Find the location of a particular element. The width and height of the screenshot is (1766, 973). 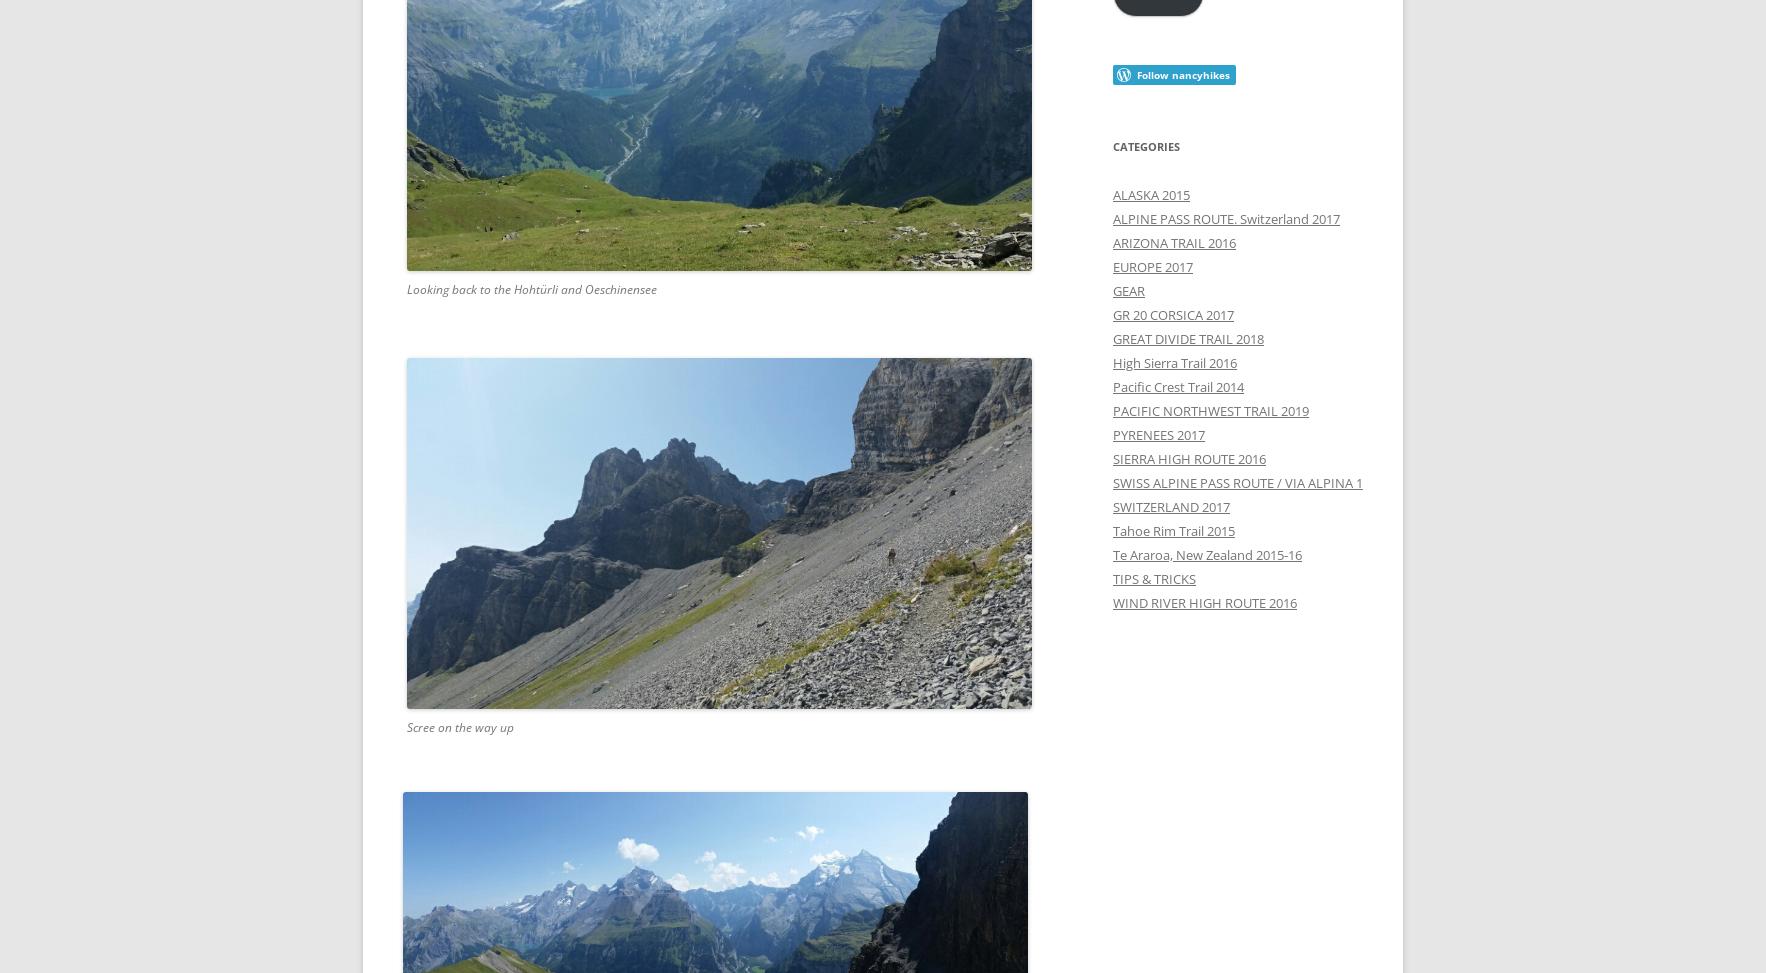

'WIND RIVER HIGH ROUTE 2016' is located at coordinates (1203, 601).